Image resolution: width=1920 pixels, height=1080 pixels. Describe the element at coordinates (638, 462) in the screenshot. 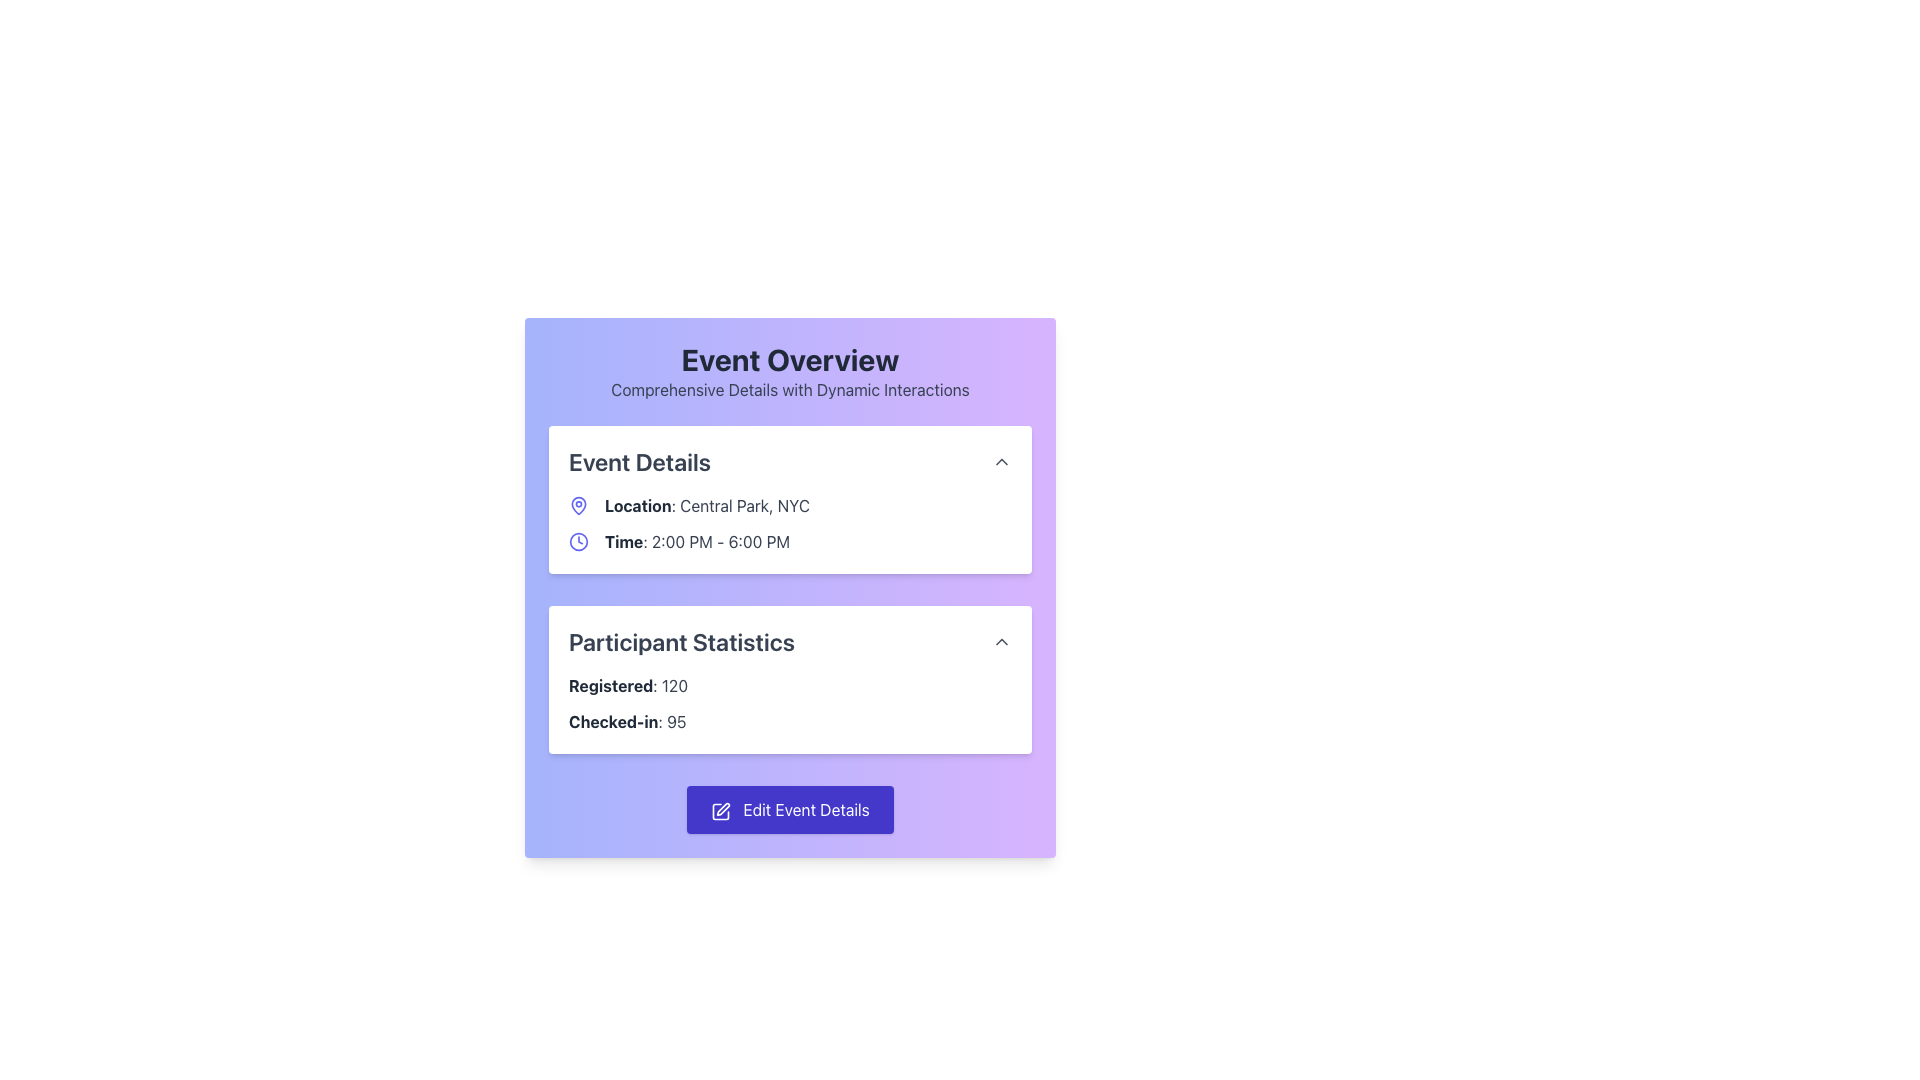

I see `the Text Label that serves as a header for the event information section, located centrally near the top of the section under the 'Event Overview' title` at that location.